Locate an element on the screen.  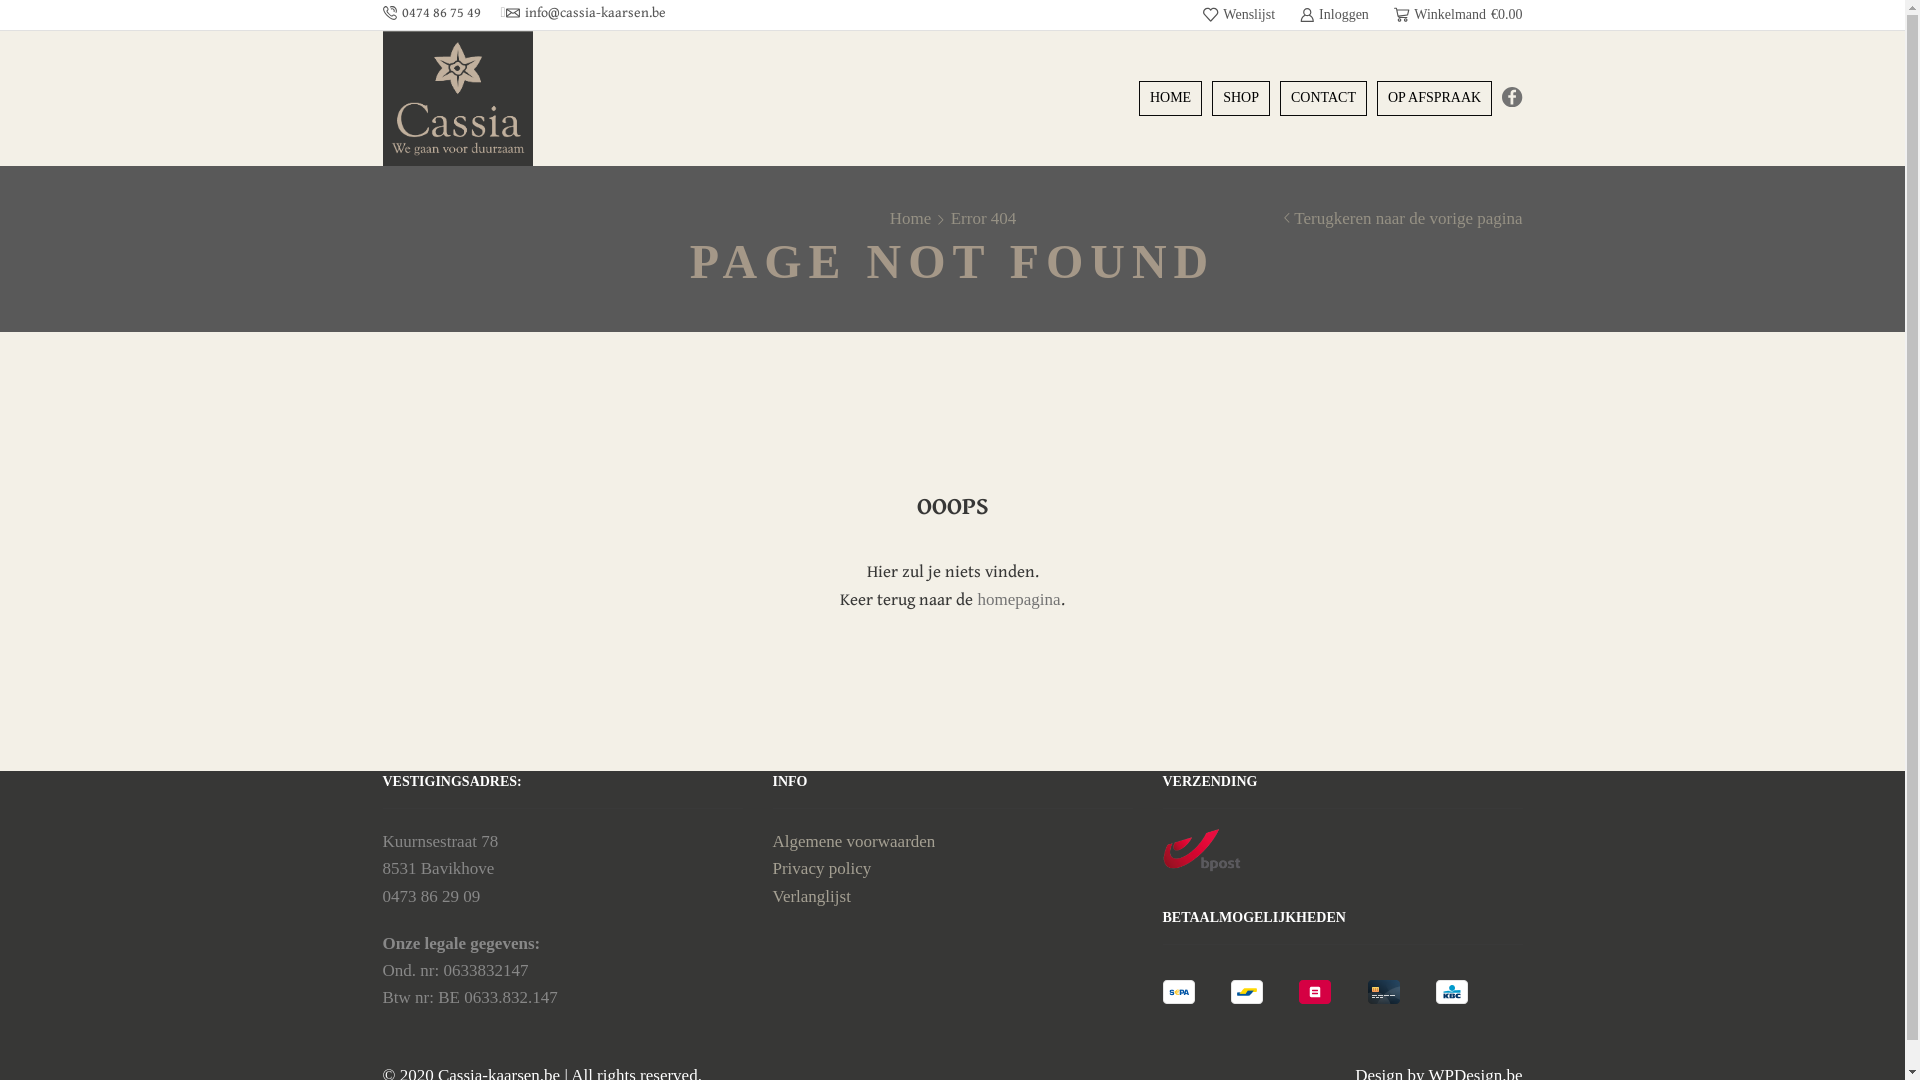
'CONTACT' is located at coordinates (1323, 97).